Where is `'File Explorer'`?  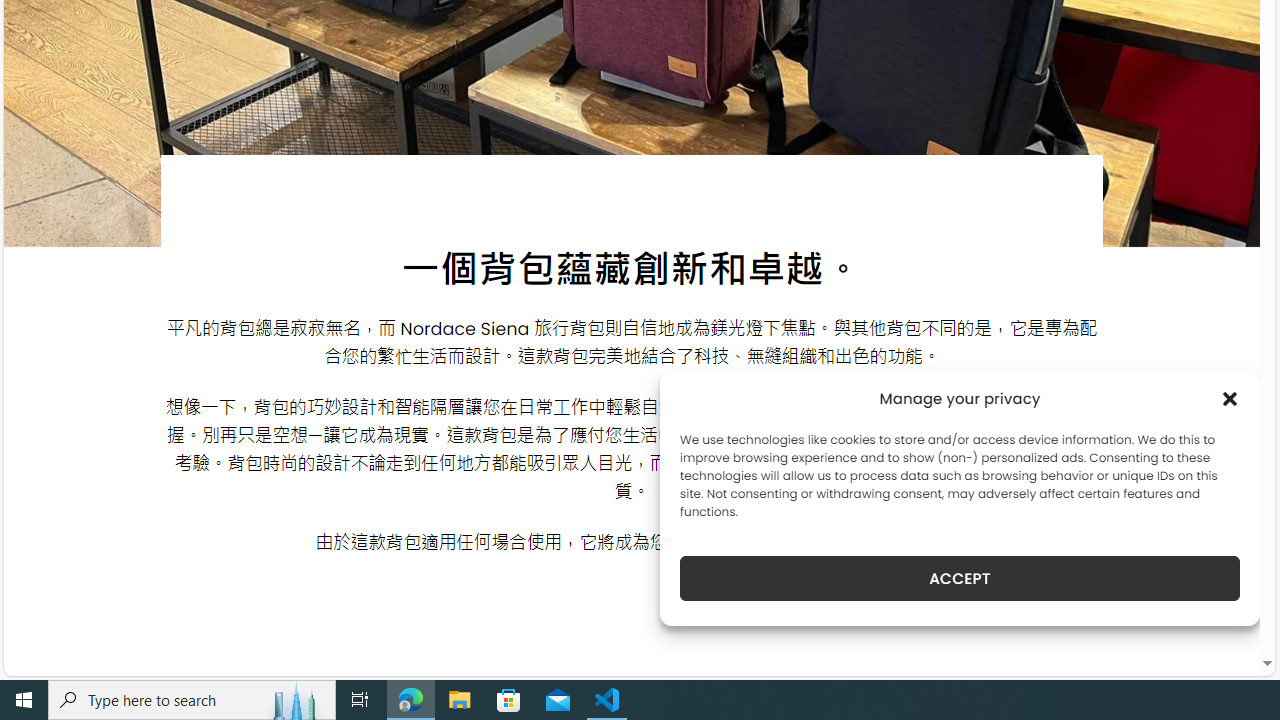
'File Explorer' is located at coordinates (459, 698).